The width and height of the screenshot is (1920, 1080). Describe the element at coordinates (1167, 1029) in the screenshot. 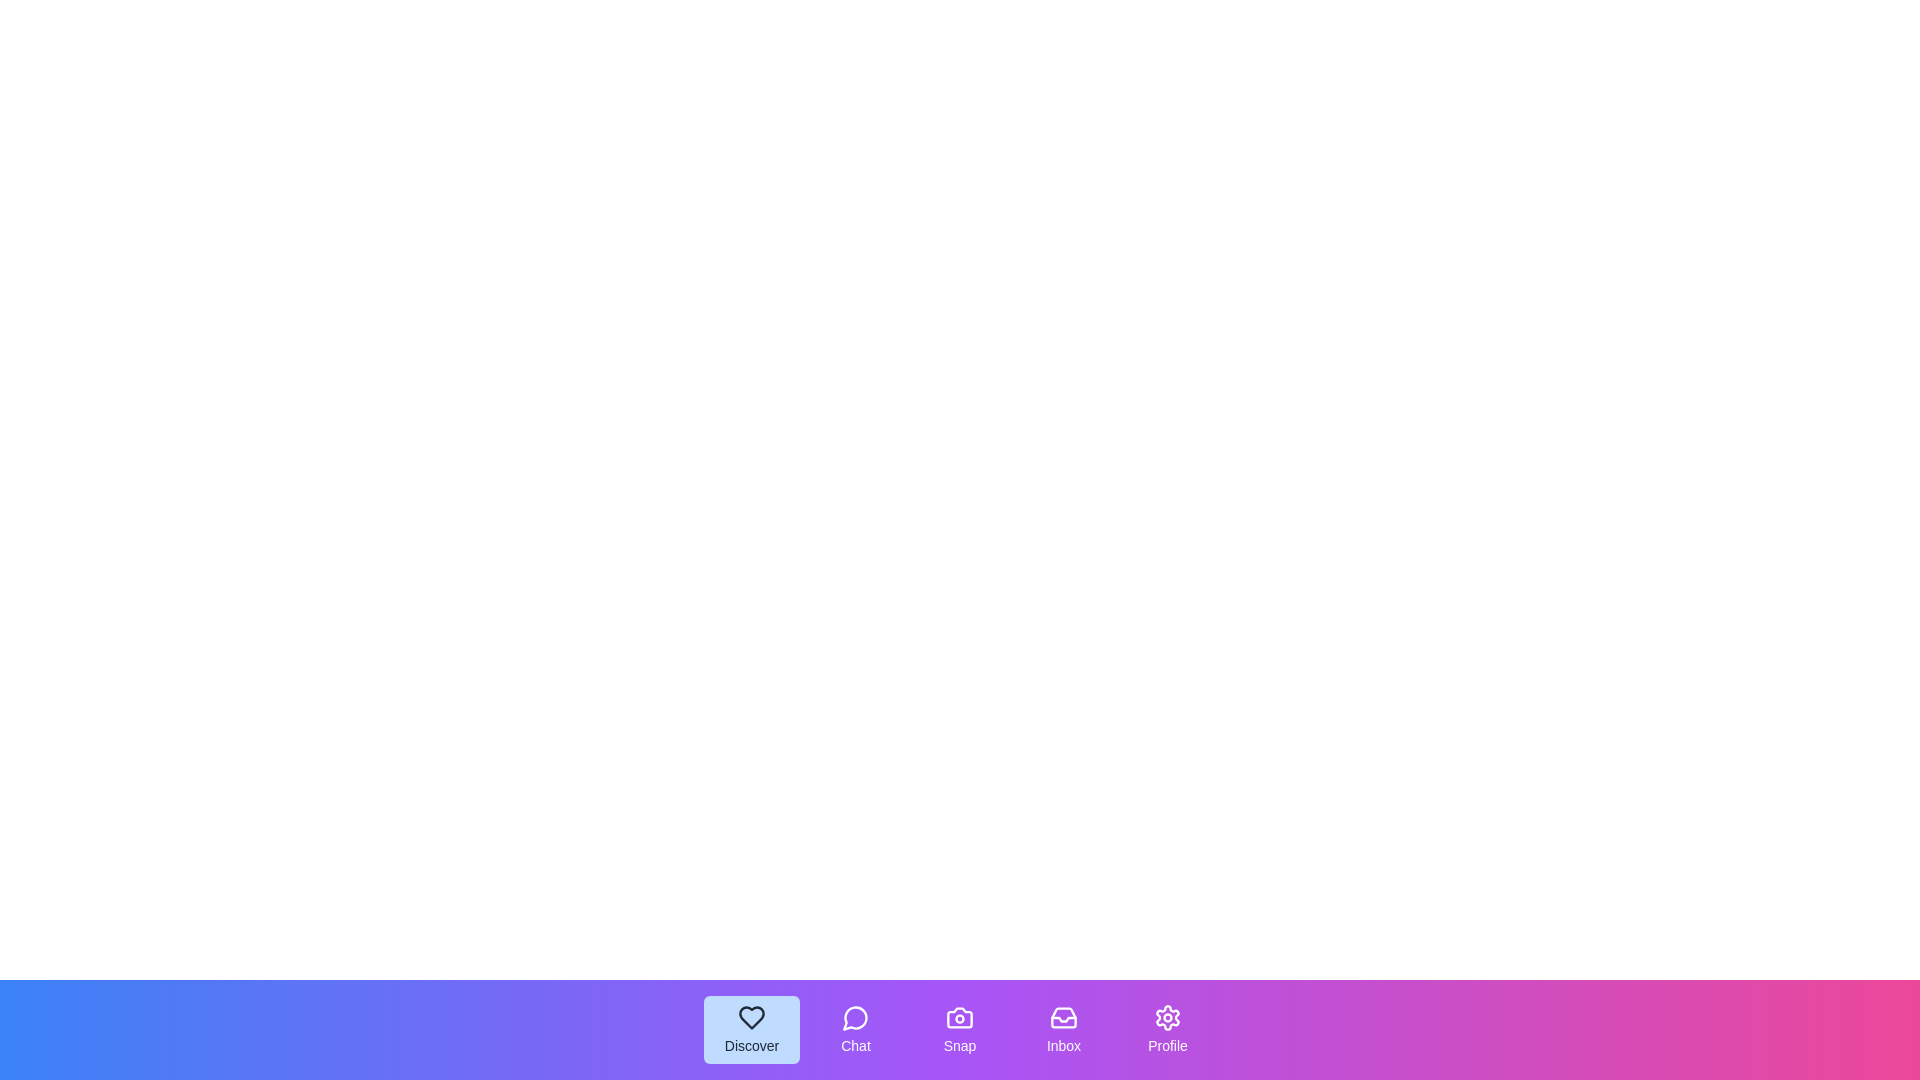

I see `the Profile tab by clicking on its button` at that location.